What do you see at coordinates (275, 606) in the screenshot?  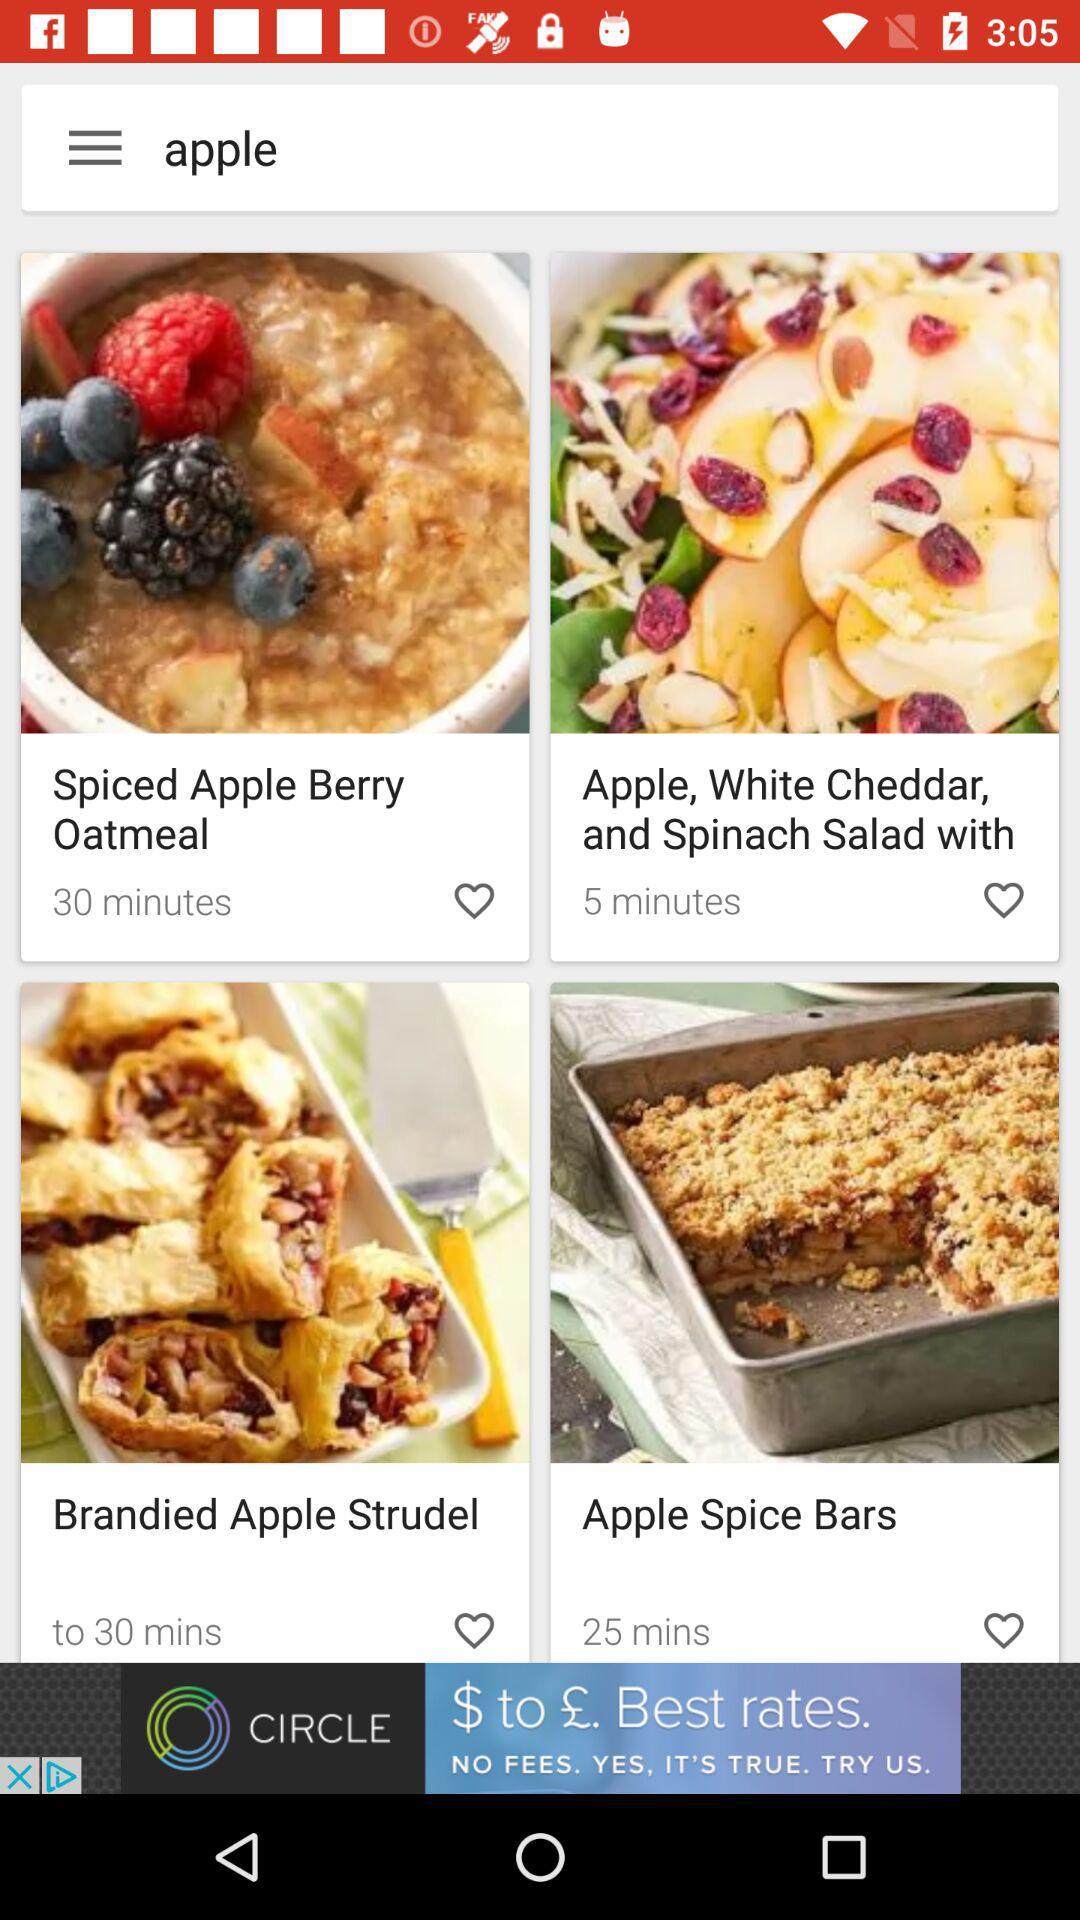 I see `first image below apple` at bounding box center [275, 606].